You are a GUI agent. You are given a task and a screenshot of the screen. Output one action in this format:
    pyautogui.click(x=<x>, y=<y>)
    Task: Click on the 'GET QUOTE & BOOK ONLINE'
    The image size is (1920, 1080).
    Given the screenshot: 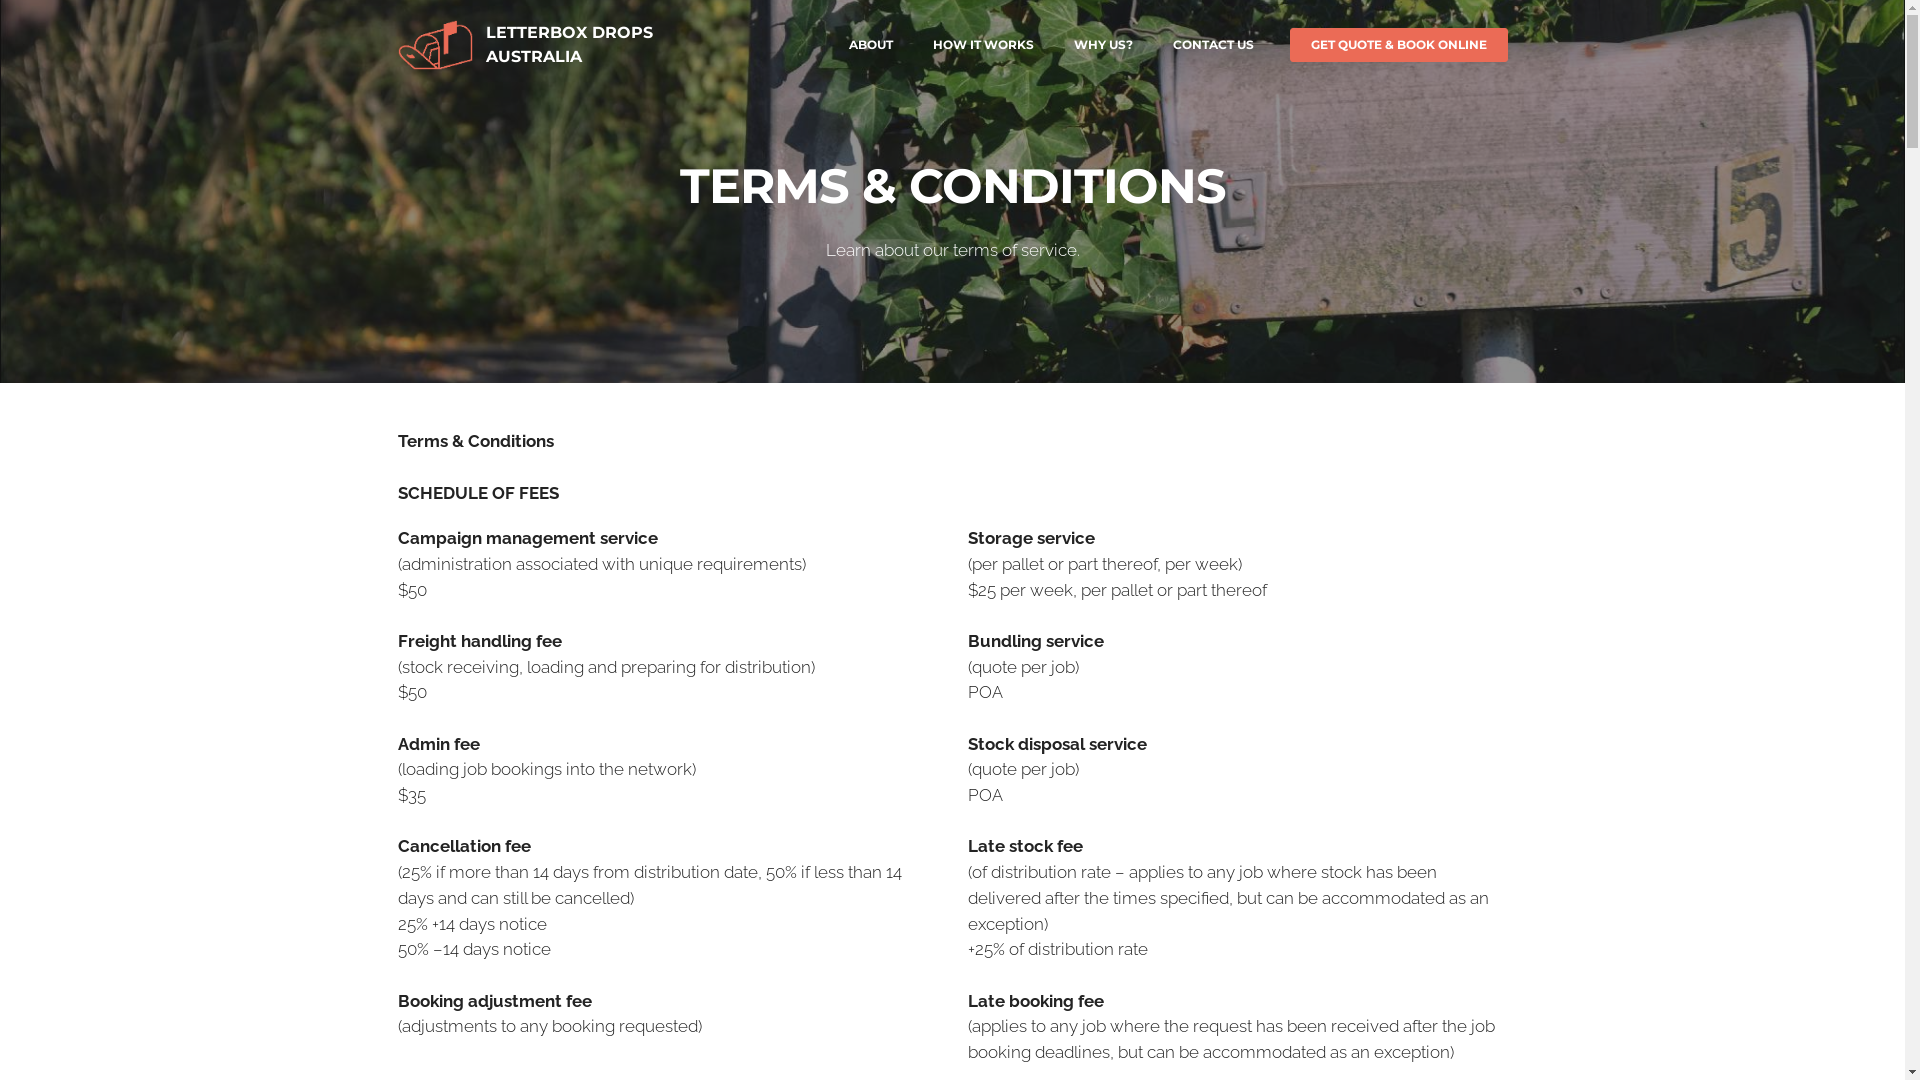 What is the action you would take?
    pyautogui.click(x=1290, y=45)
    